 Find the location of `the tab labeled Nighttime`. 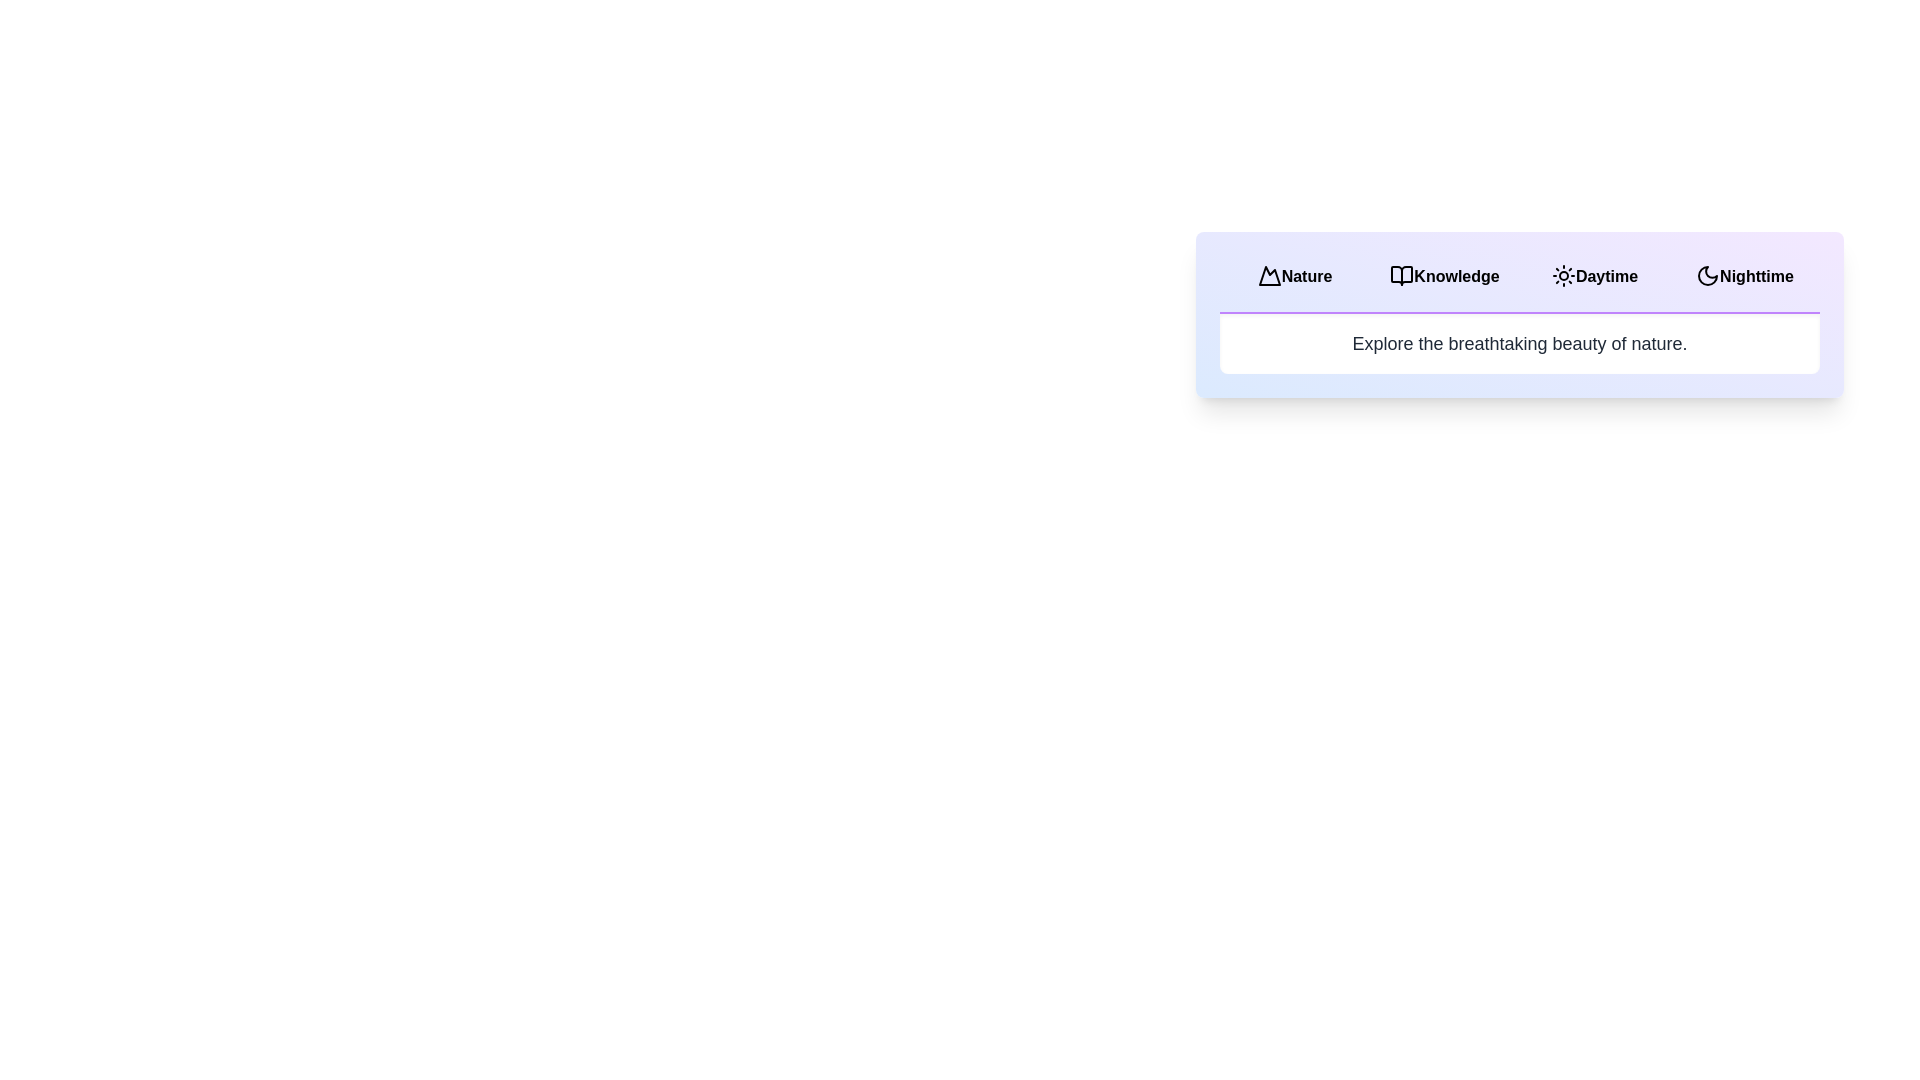

the tab labeled Nighttime is located at coordinates (1744, 277).